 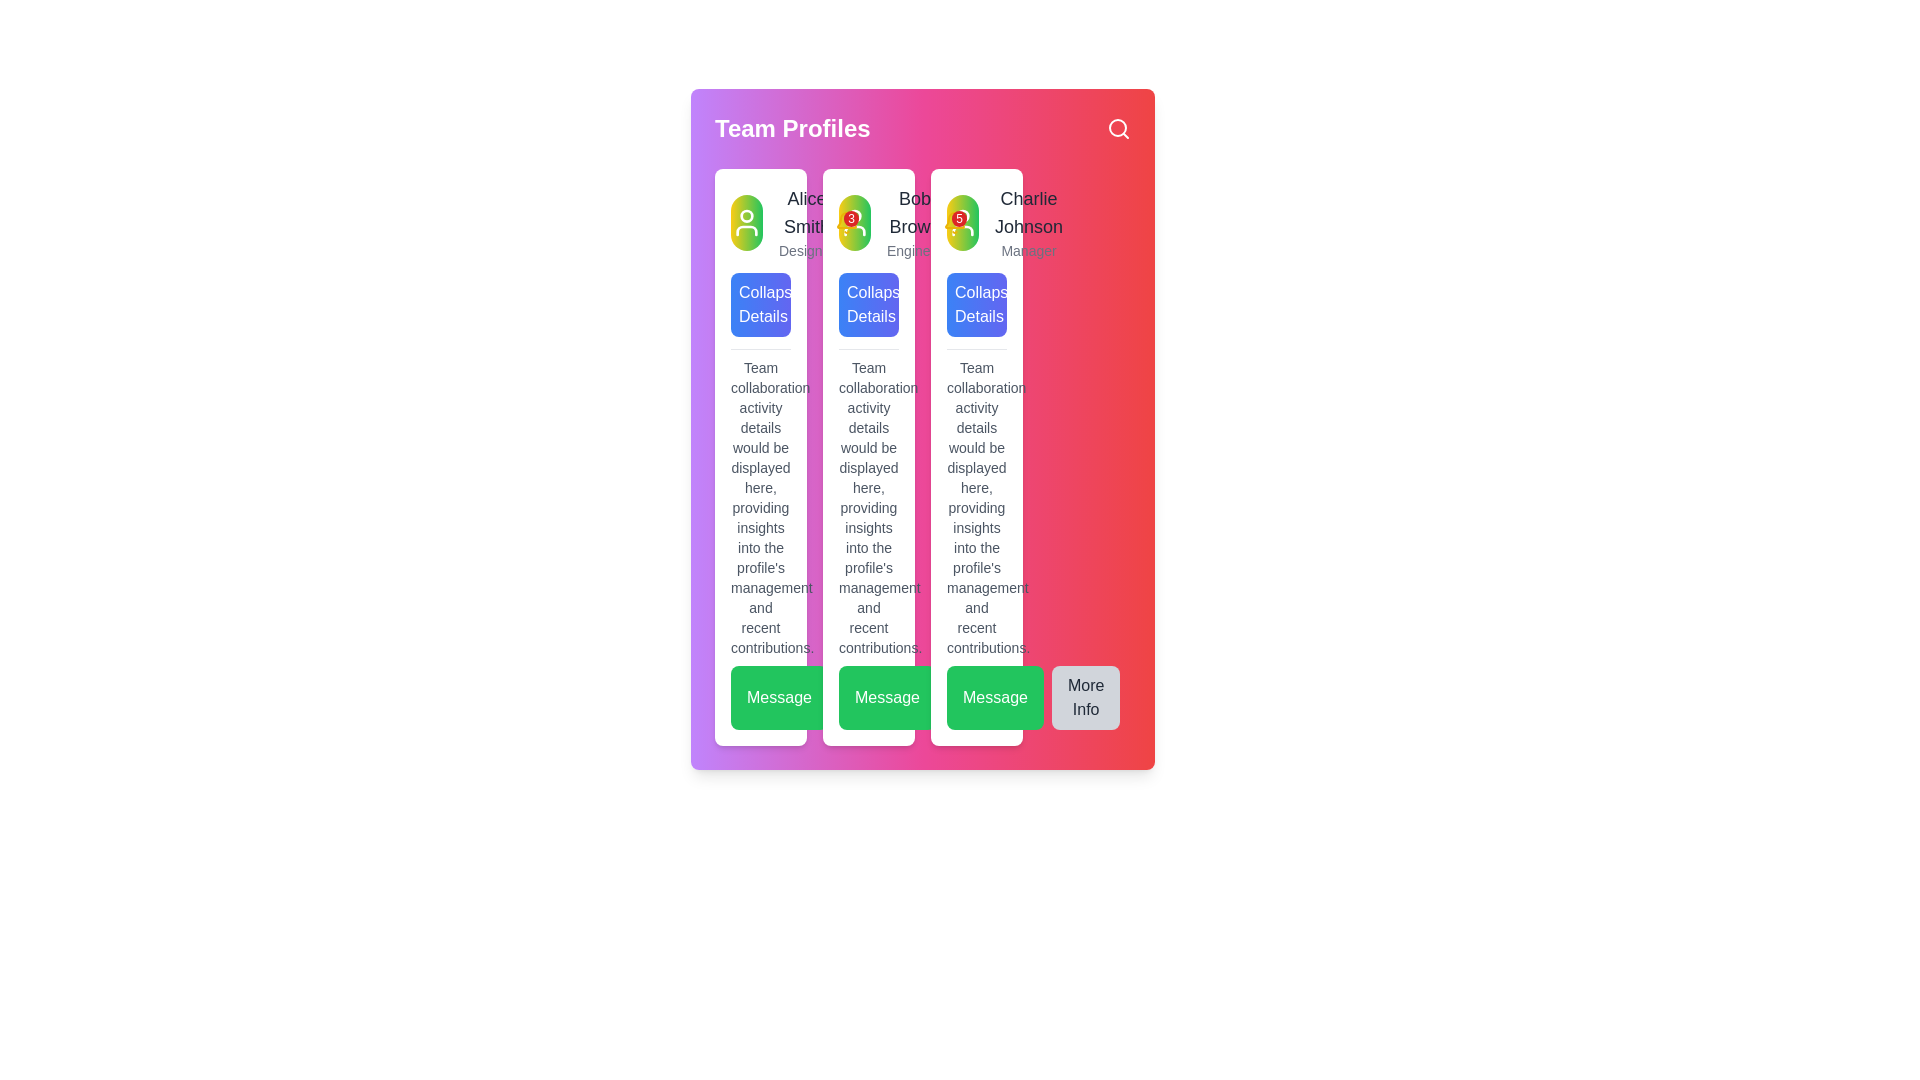 What do you see at coordinates (954, 223) in the screenshot?
I see `the notification badge indicating 5 new notifications for user 'Bob Brown', located at the top-right of the user card, overlaying a bell icon` at bounding box center [954, 223].